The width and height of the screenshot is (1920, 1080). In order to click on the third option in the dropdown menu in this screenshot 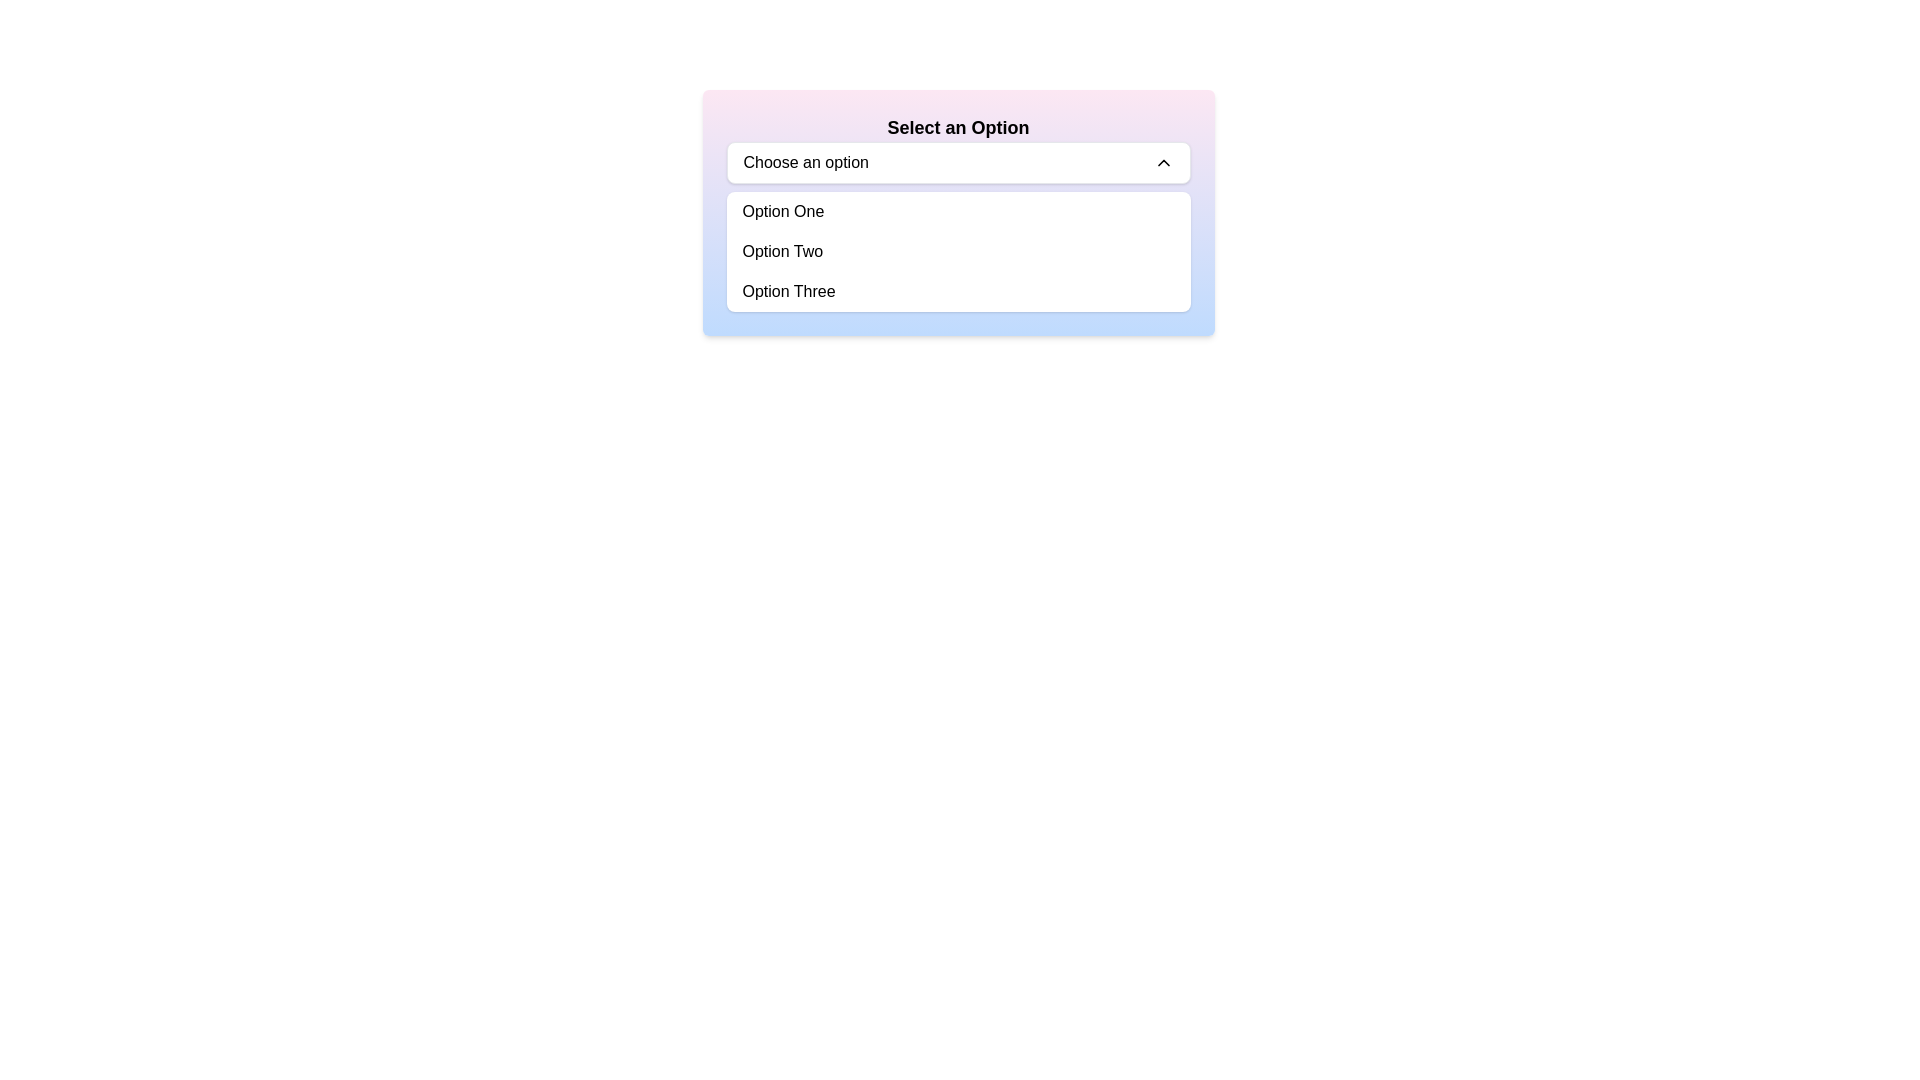, I will do `click(788, 292)`.